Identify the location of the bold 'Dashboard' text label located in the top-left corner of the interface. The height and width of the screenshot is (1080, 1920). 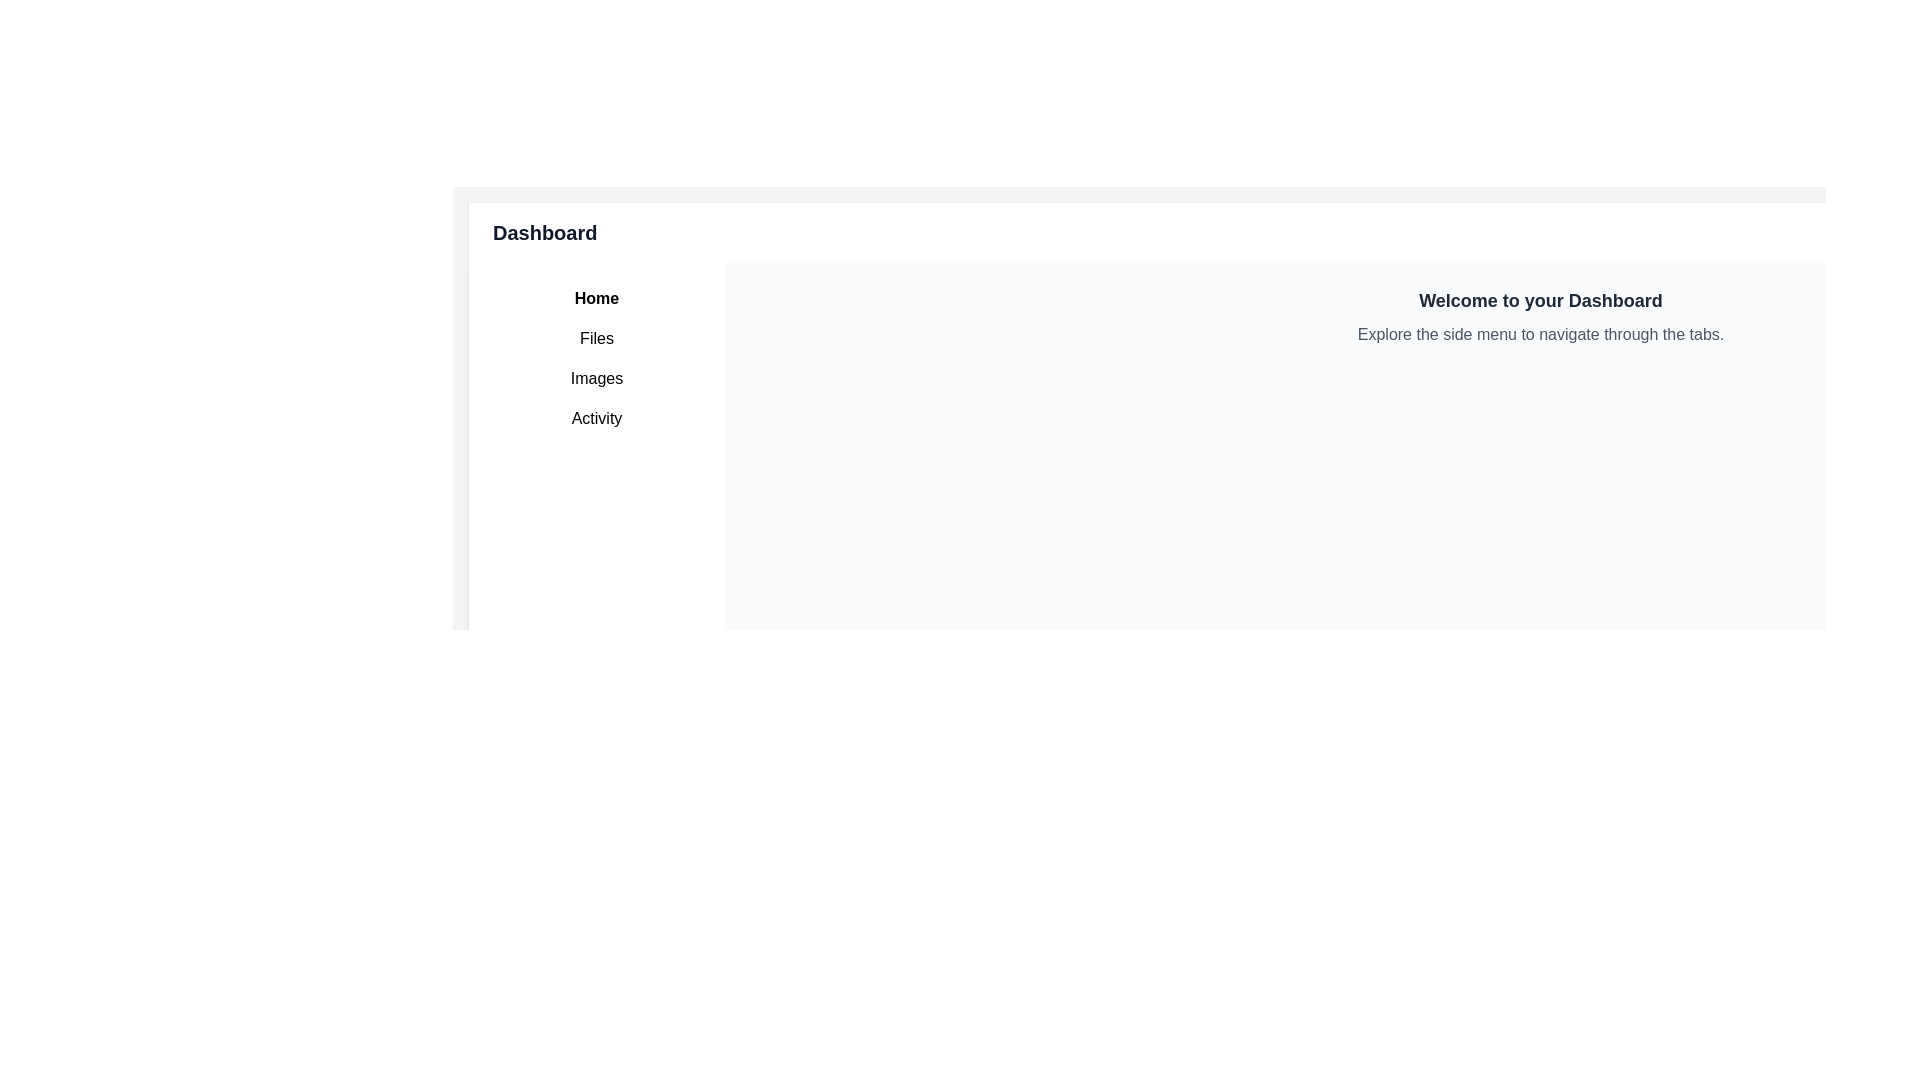
(545, 231).